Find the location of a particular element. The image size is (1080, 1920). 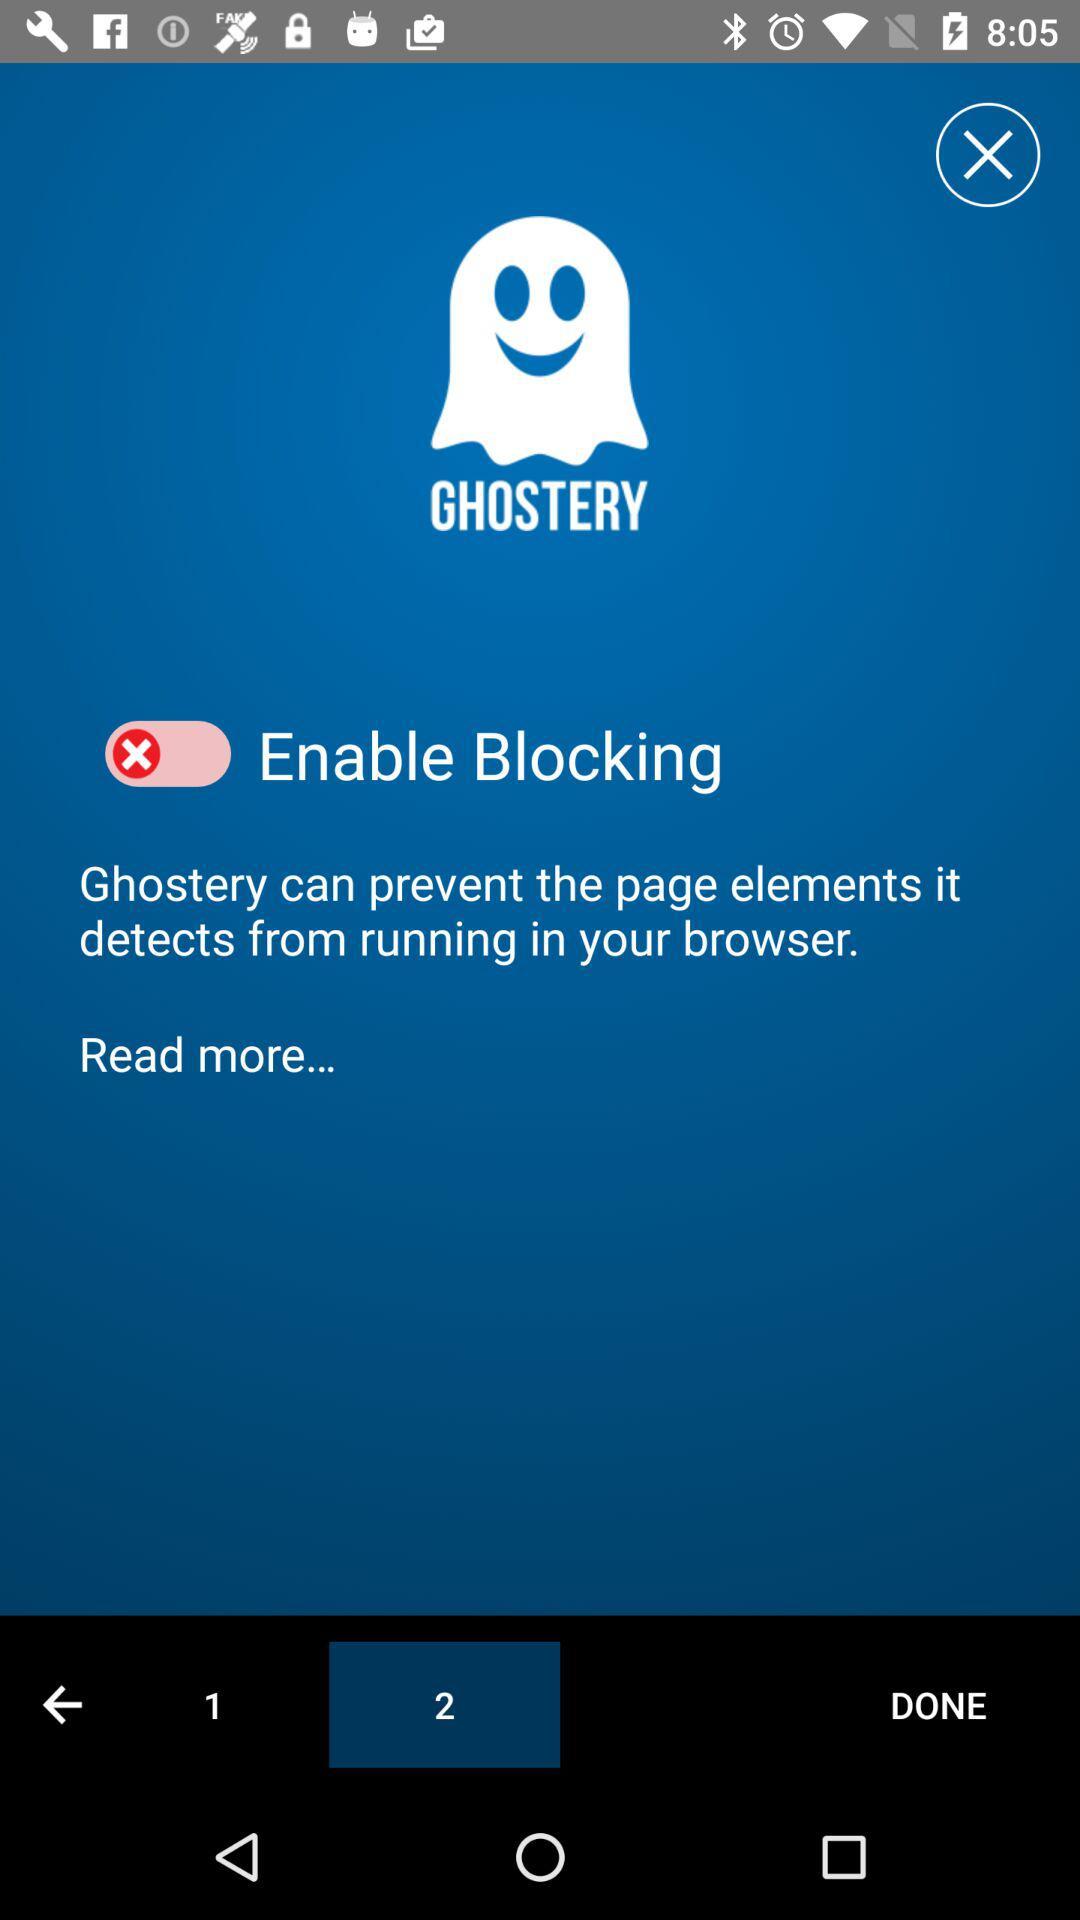

the icon to the left of the enable blocking item is located at coordinates (167, 753).